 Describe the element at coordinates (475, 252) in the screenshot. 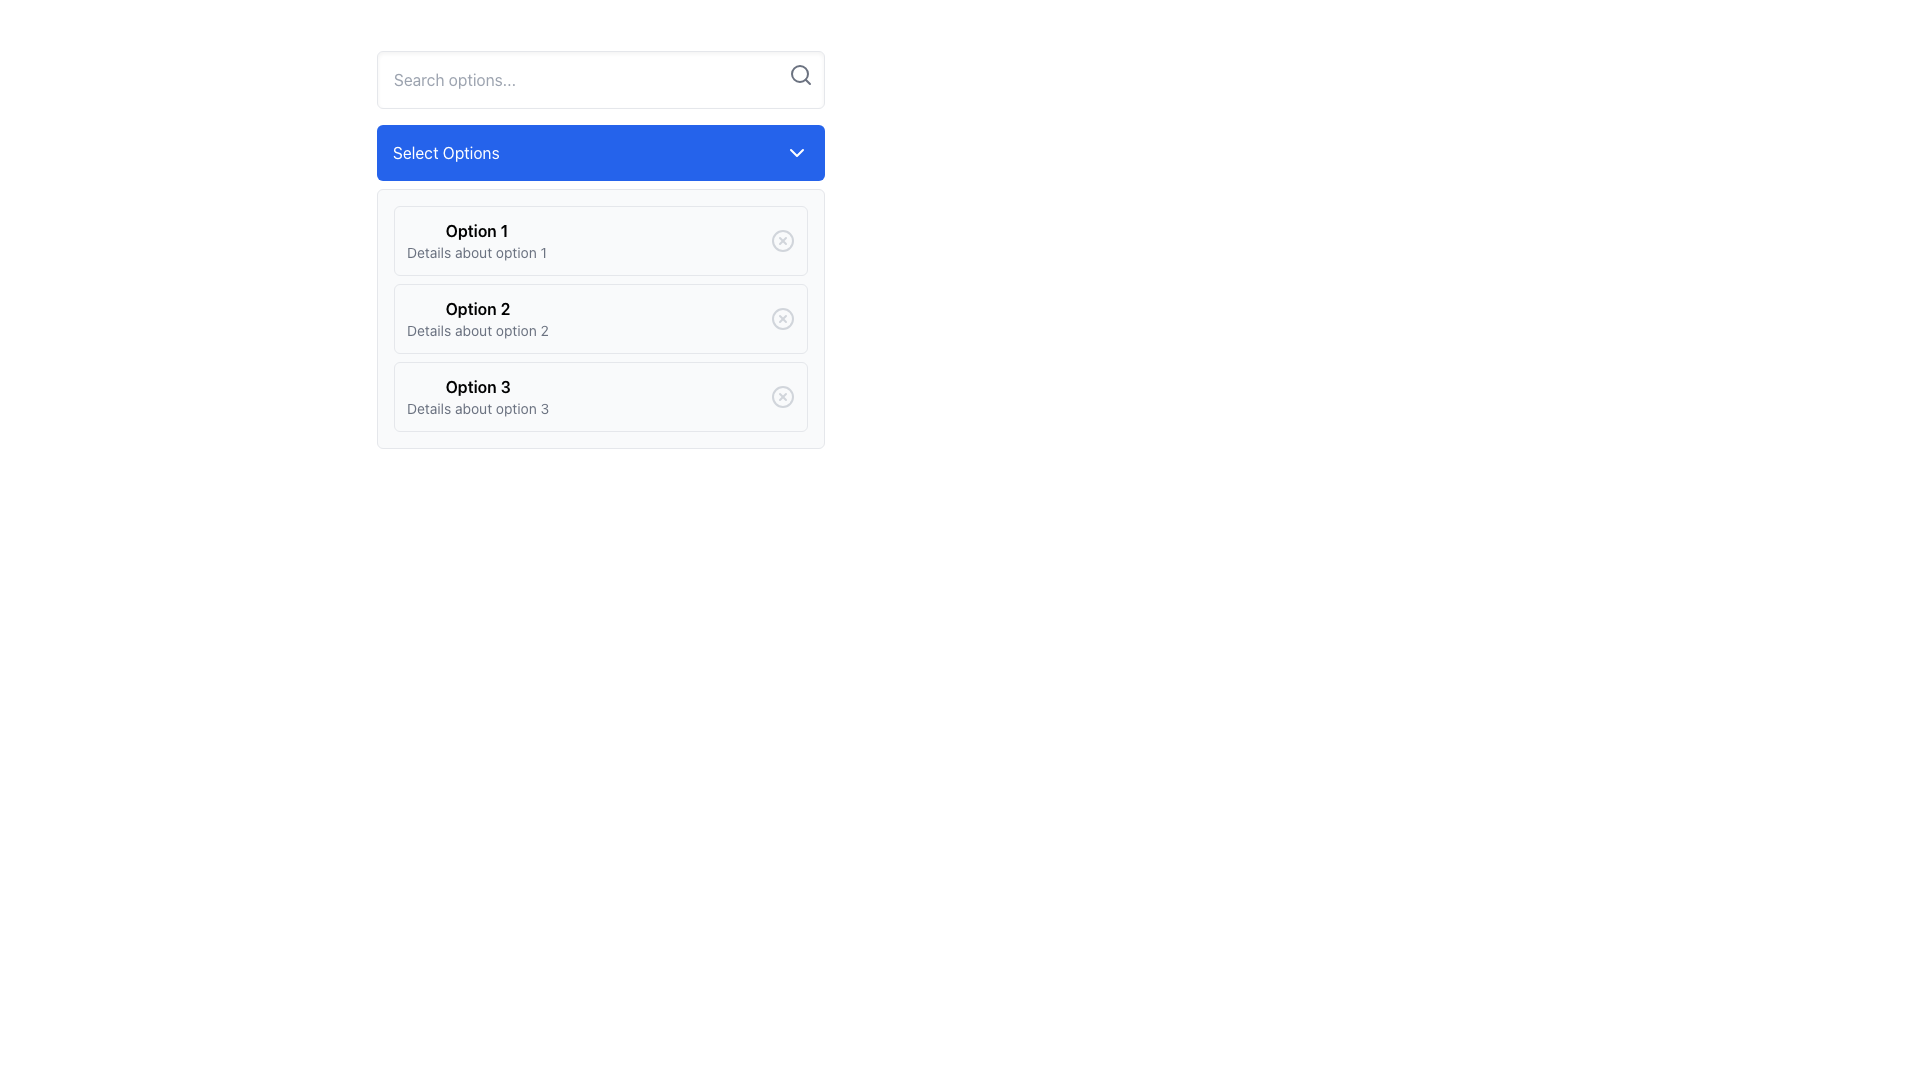

I see `the static text label that displays 'Details about option 1', which is styled with a small font size and gray coloring, positioned directly under the main title 'Option 1' in the dropdown list of options` at that location.